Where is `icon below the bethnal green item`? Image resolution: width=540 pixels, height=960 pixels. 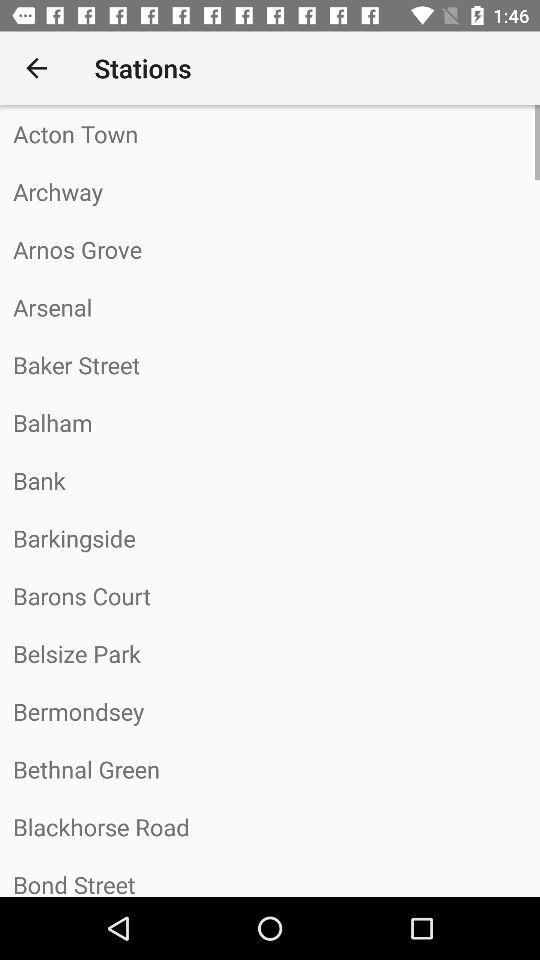
icon below the bethnal green item is located at coordinates (270, 827).